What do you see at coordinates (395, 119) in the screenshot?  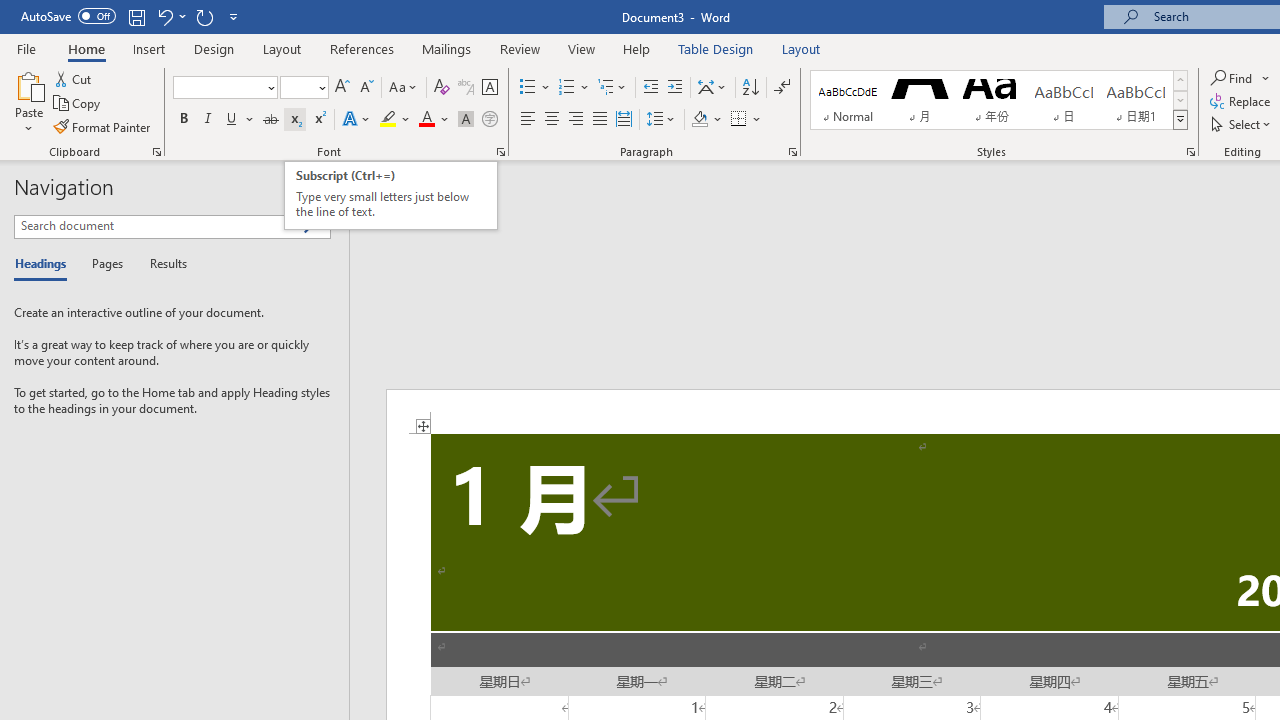 I see `'Text Highlight Color'` at bounding box center [395, 119].